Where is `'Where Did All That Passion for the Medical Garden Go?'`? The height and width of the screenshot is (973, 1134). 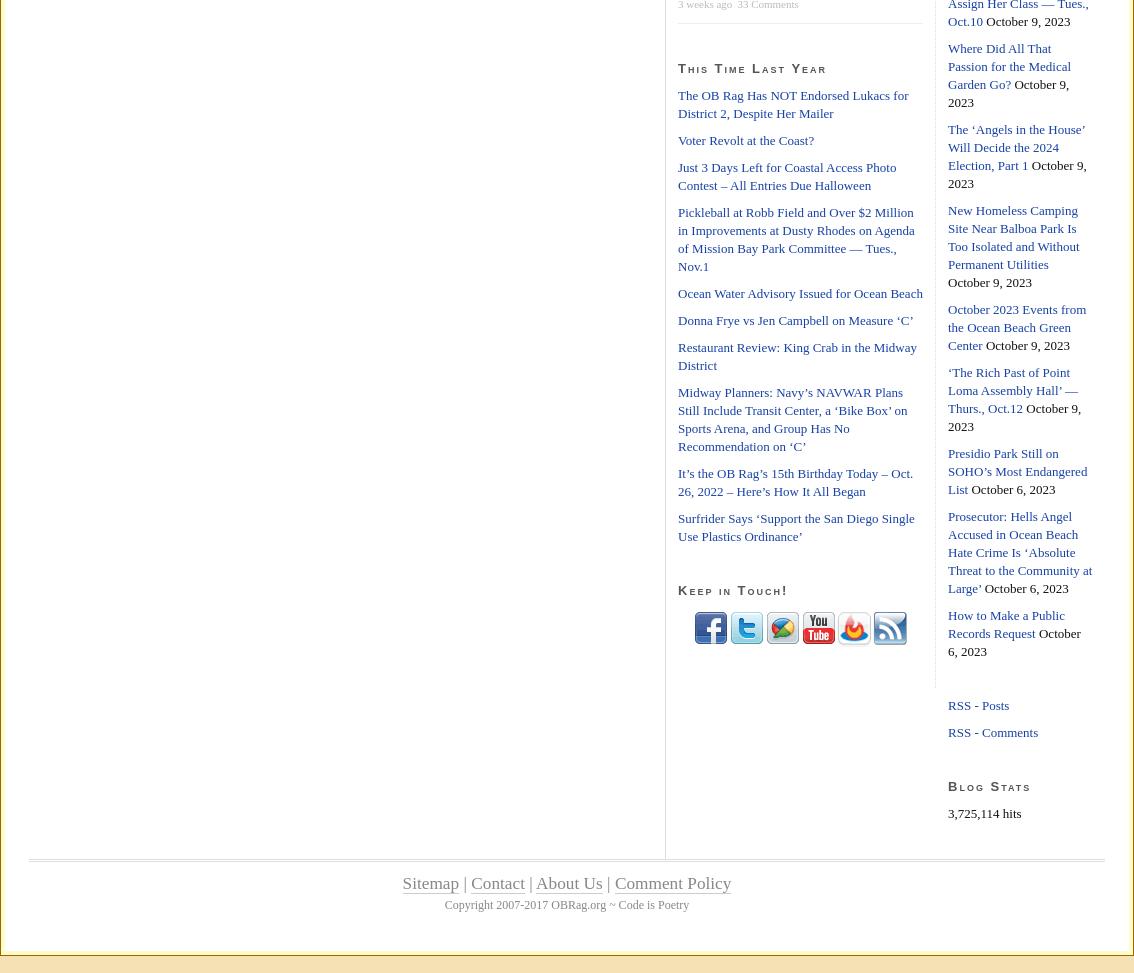
'Where Did All That Passion for the Medical Garden Go?' is located at coordinates (1008, 66).